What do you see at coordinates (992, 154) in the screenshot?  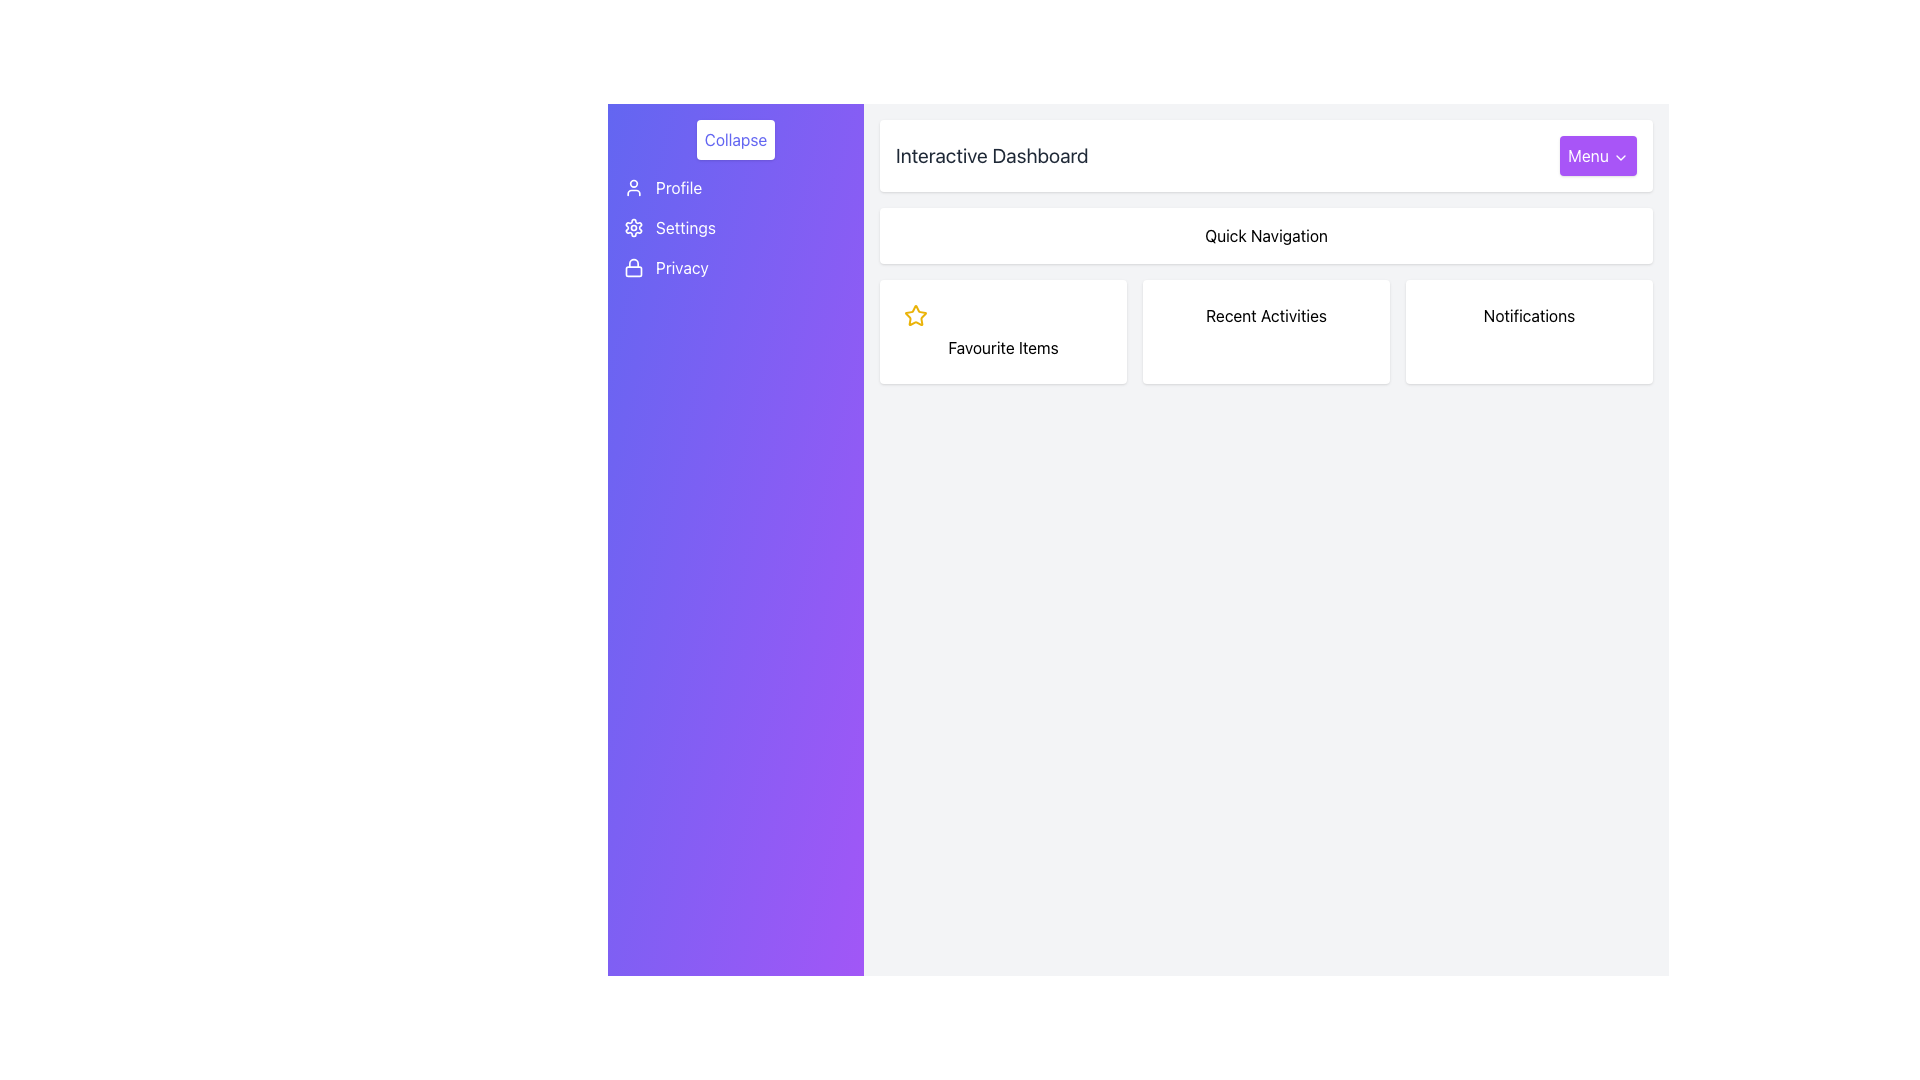 I see `the Text Label that serves as the title or header for the section, located to the left of the 'Menu' button and a small dropdown icon` at bounding box center [992, 154].